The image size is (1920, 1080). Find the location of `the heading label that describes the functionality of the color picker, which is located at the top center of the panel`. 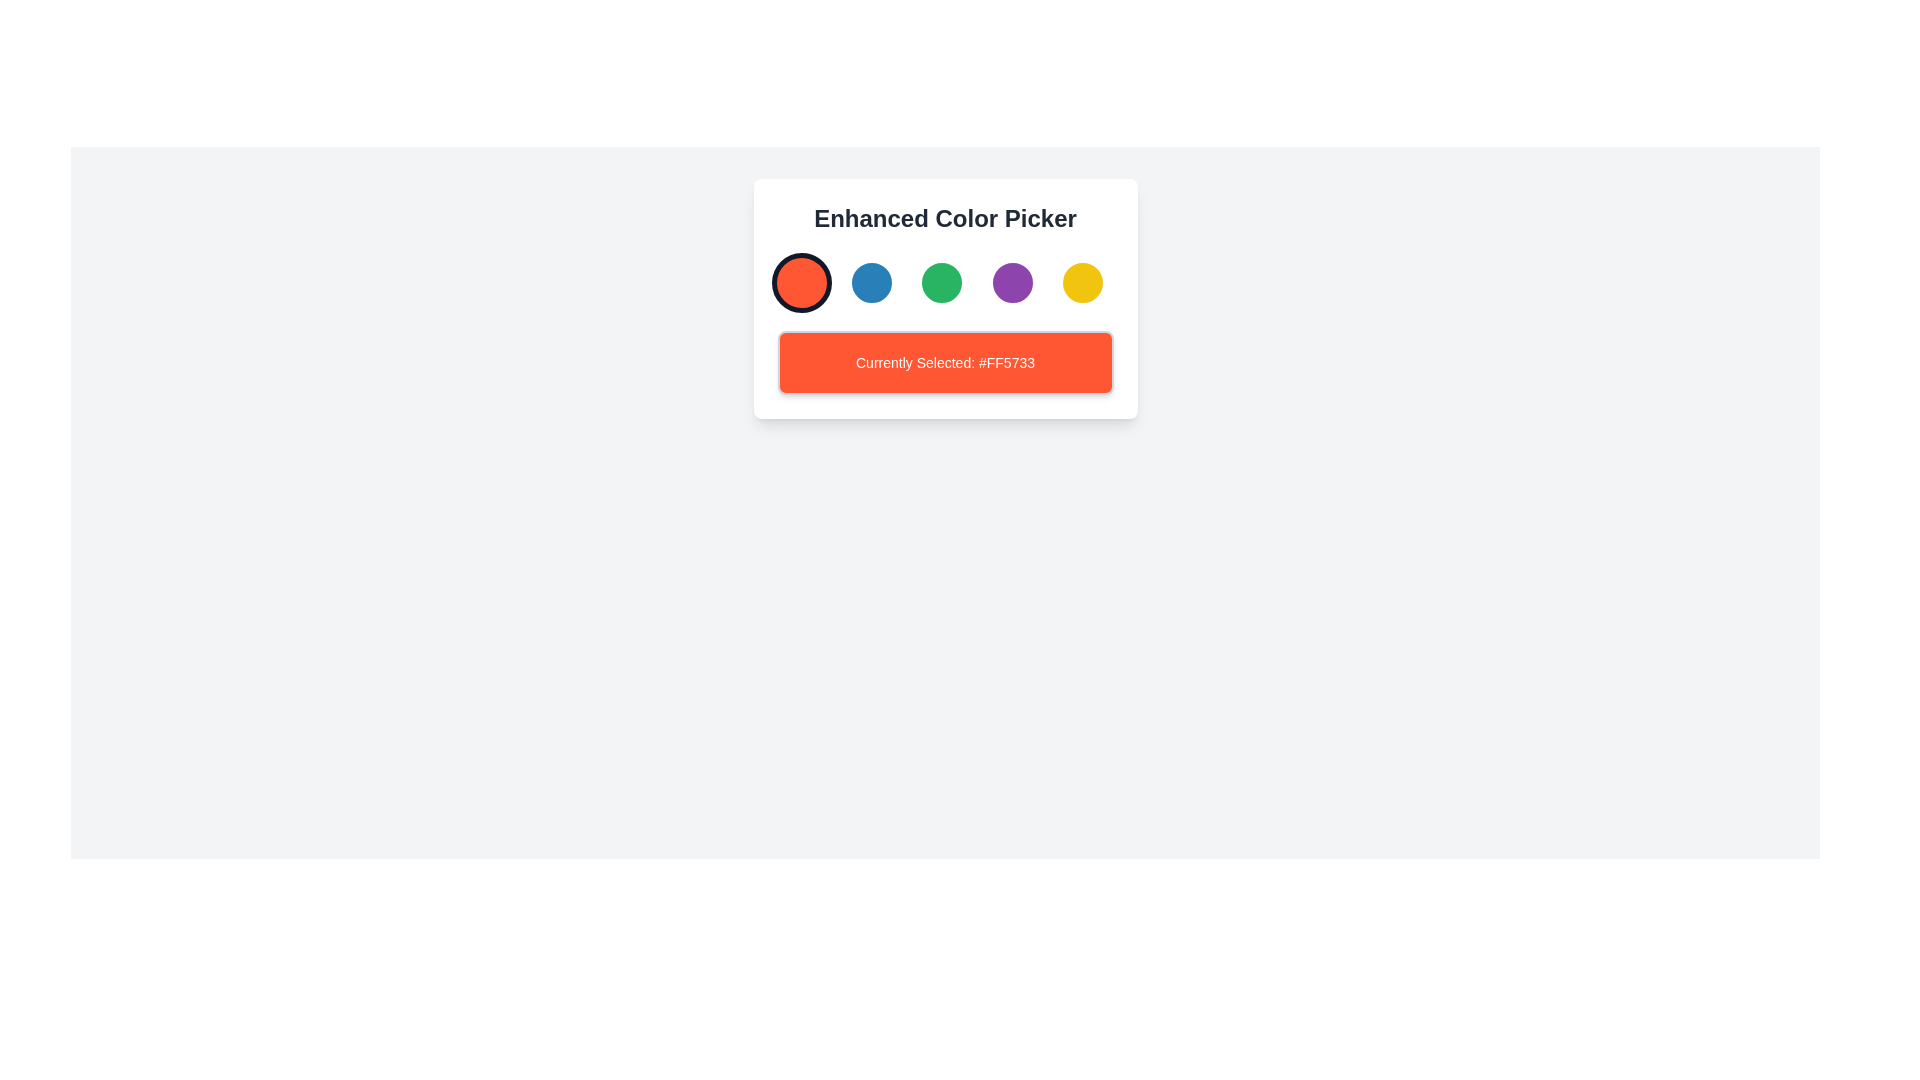

the heading label that describes the functionality of the color picker, which is located at the top center of the panel is located at coordinates (944, 219).